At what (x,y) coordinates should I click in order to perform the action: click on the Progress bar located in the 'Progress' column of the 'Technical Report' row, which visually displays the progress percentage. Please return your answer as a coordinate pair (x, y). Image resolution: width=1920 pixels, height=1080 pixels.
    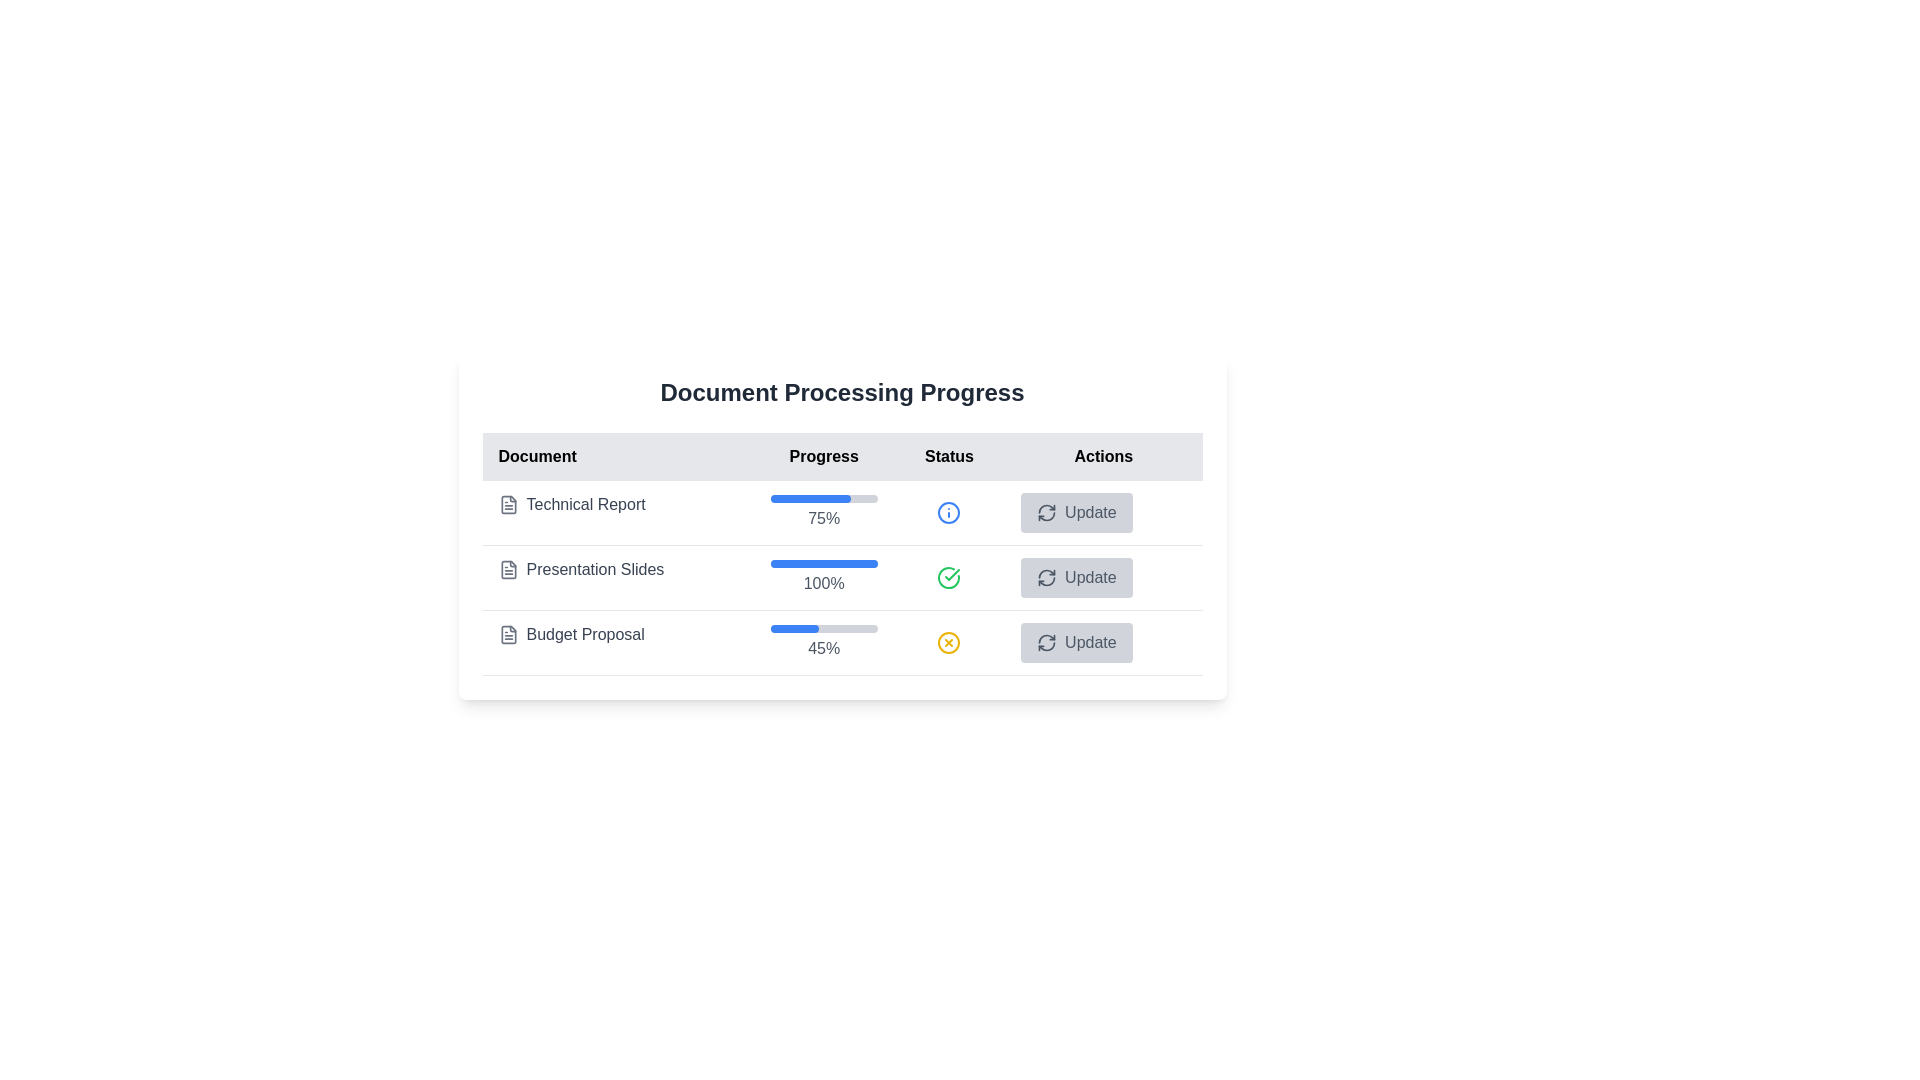
    Looking at the image, I should click on (824, 497).